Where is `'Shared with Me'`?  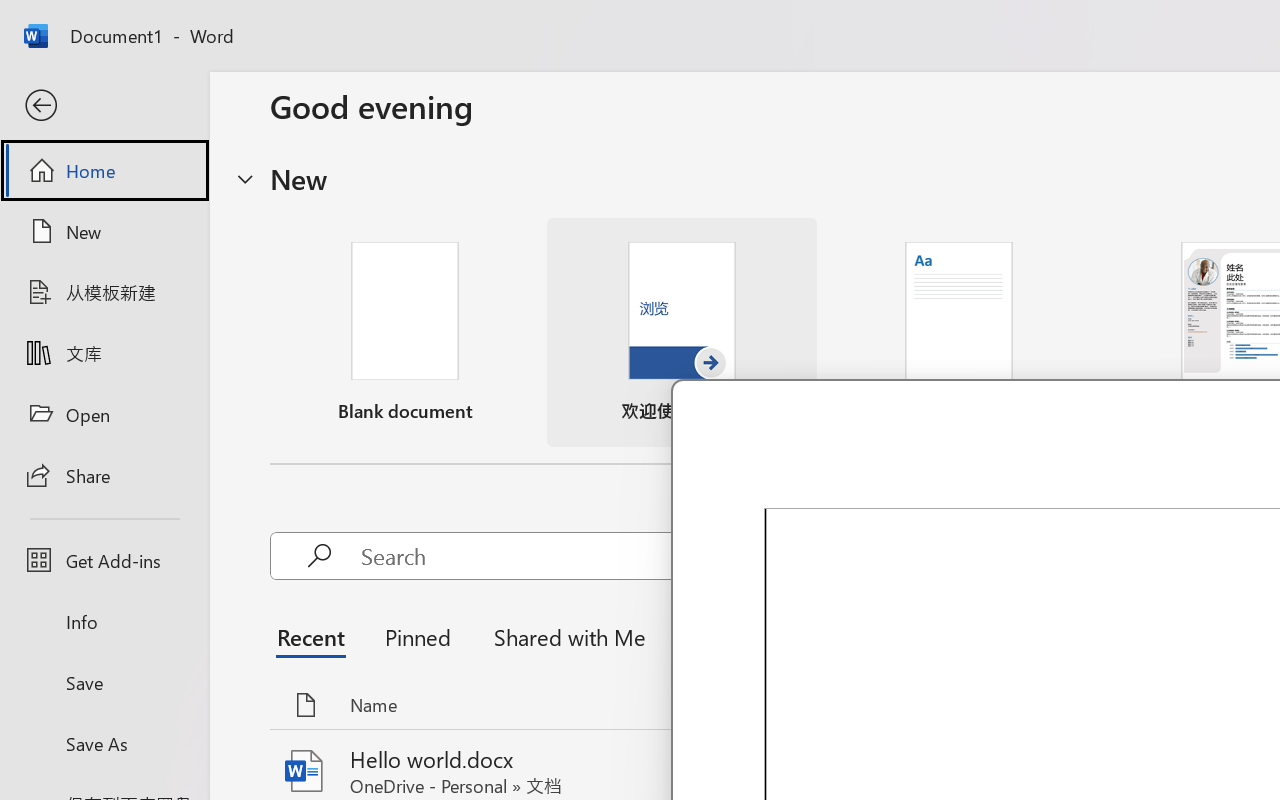 'Shared with Me' is located at coordinates (562, 635).